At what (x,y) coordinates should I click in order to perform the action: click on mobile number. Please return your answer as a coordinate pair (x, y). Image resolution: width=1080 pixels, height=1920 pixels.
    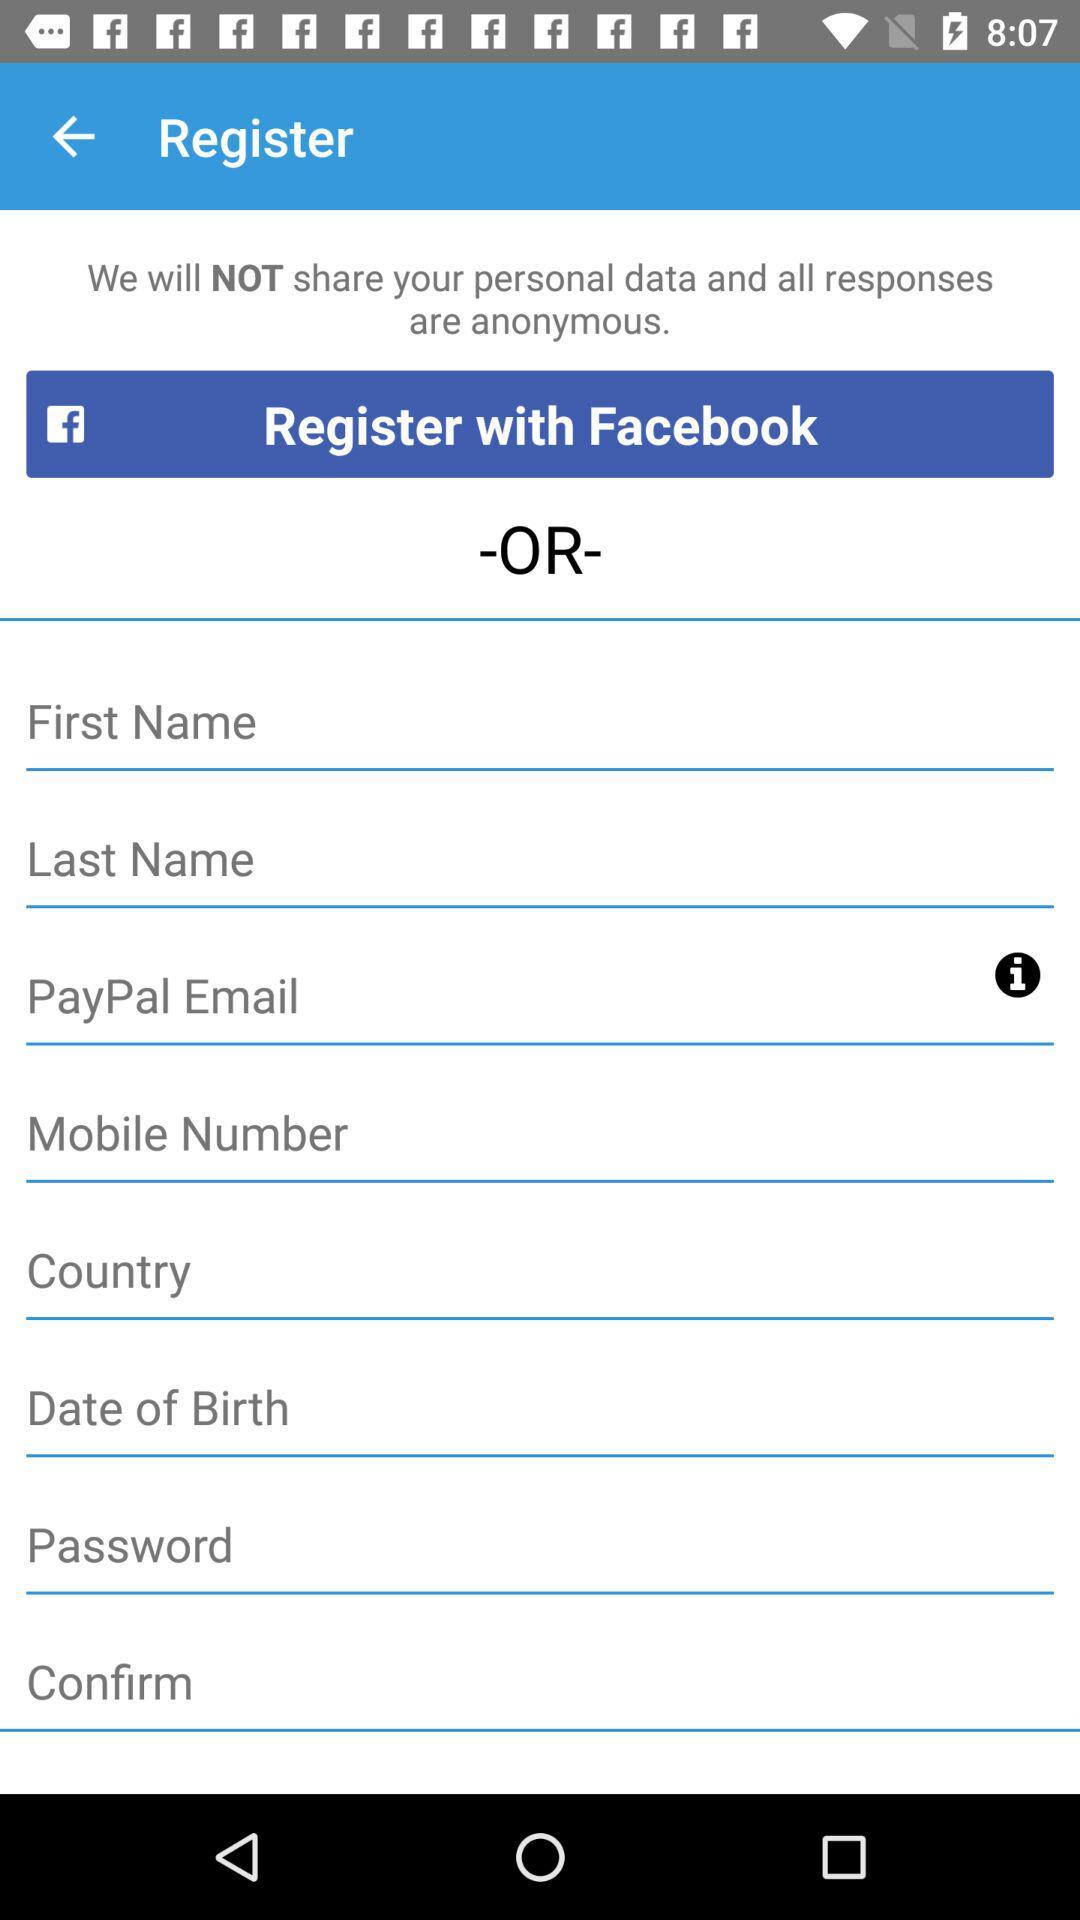
    Looking at the image, I should click on (540, 1134).